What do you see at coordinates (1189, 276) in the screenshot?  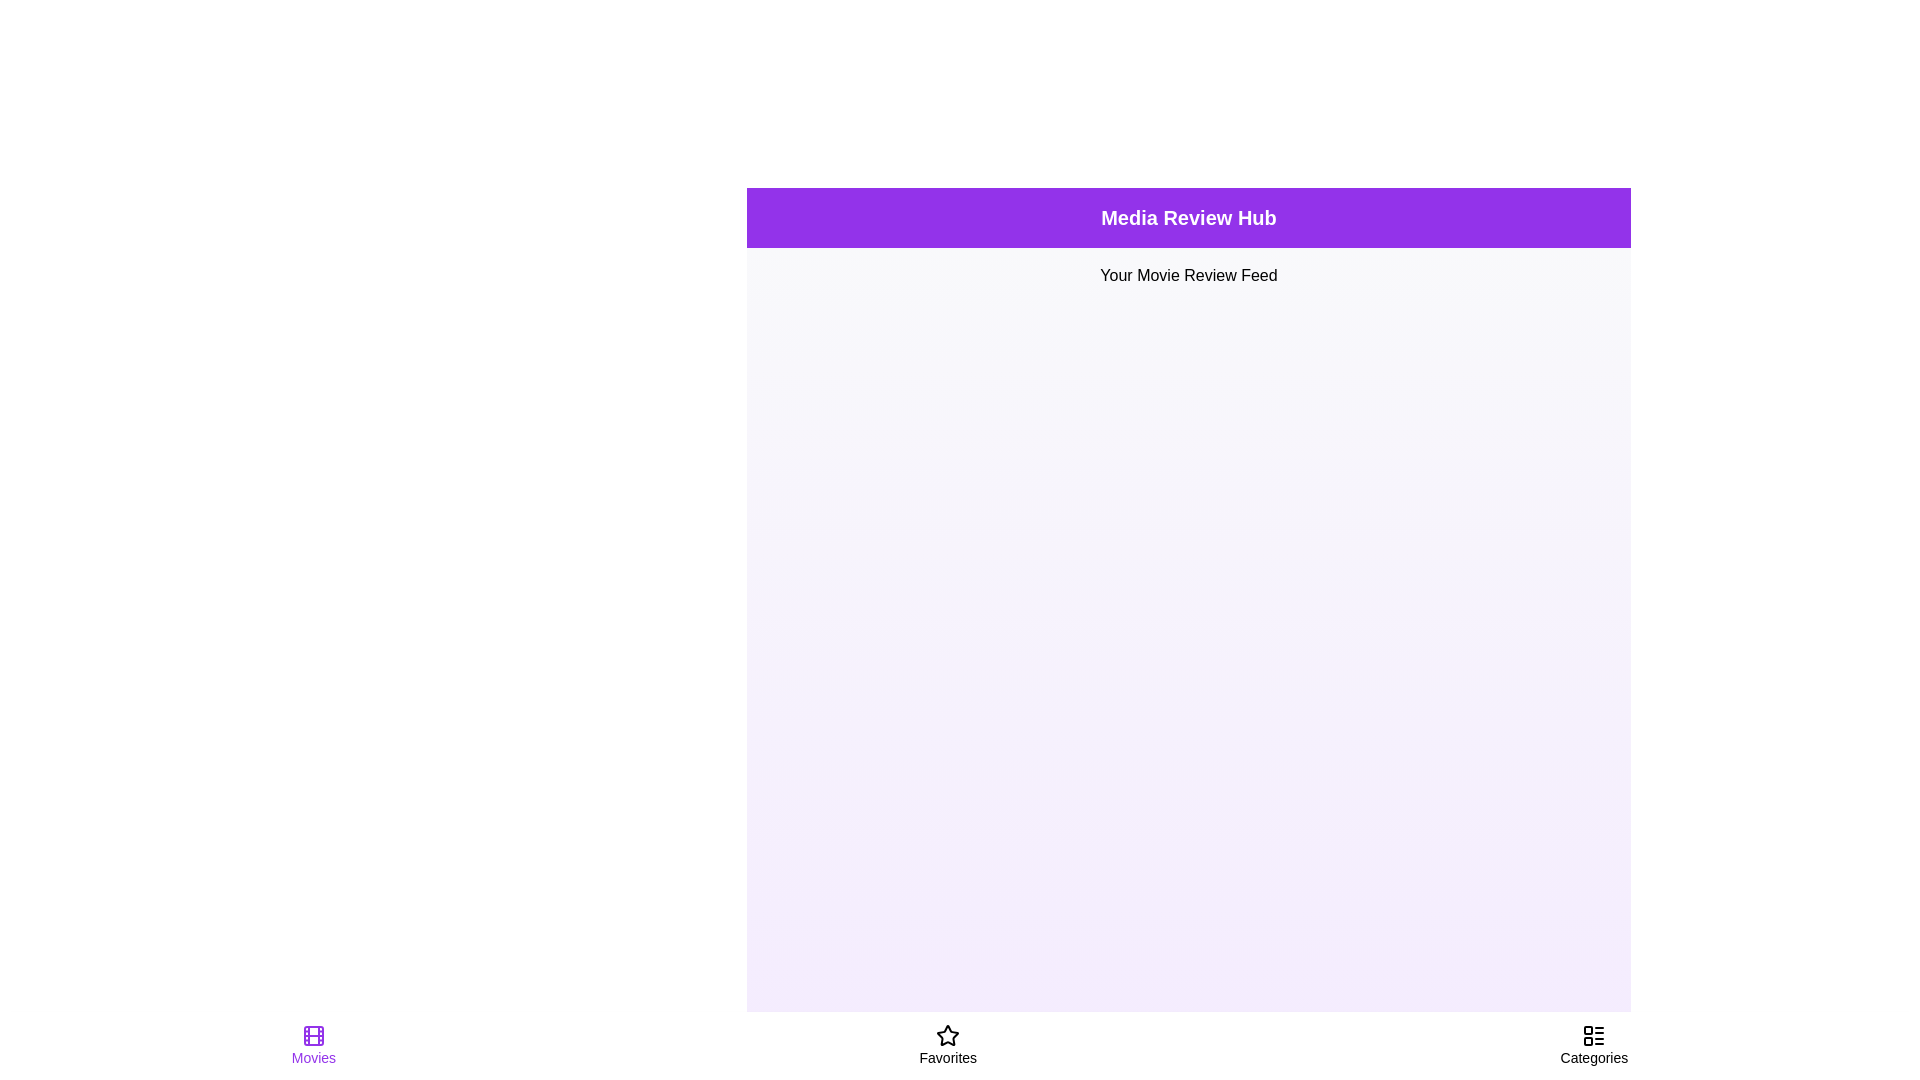 I see `the text label reading 'Your Movie Review Feed', which is centered on a white background beneath the 'Media Review Hub' header` at bounding box center [1189, 276].